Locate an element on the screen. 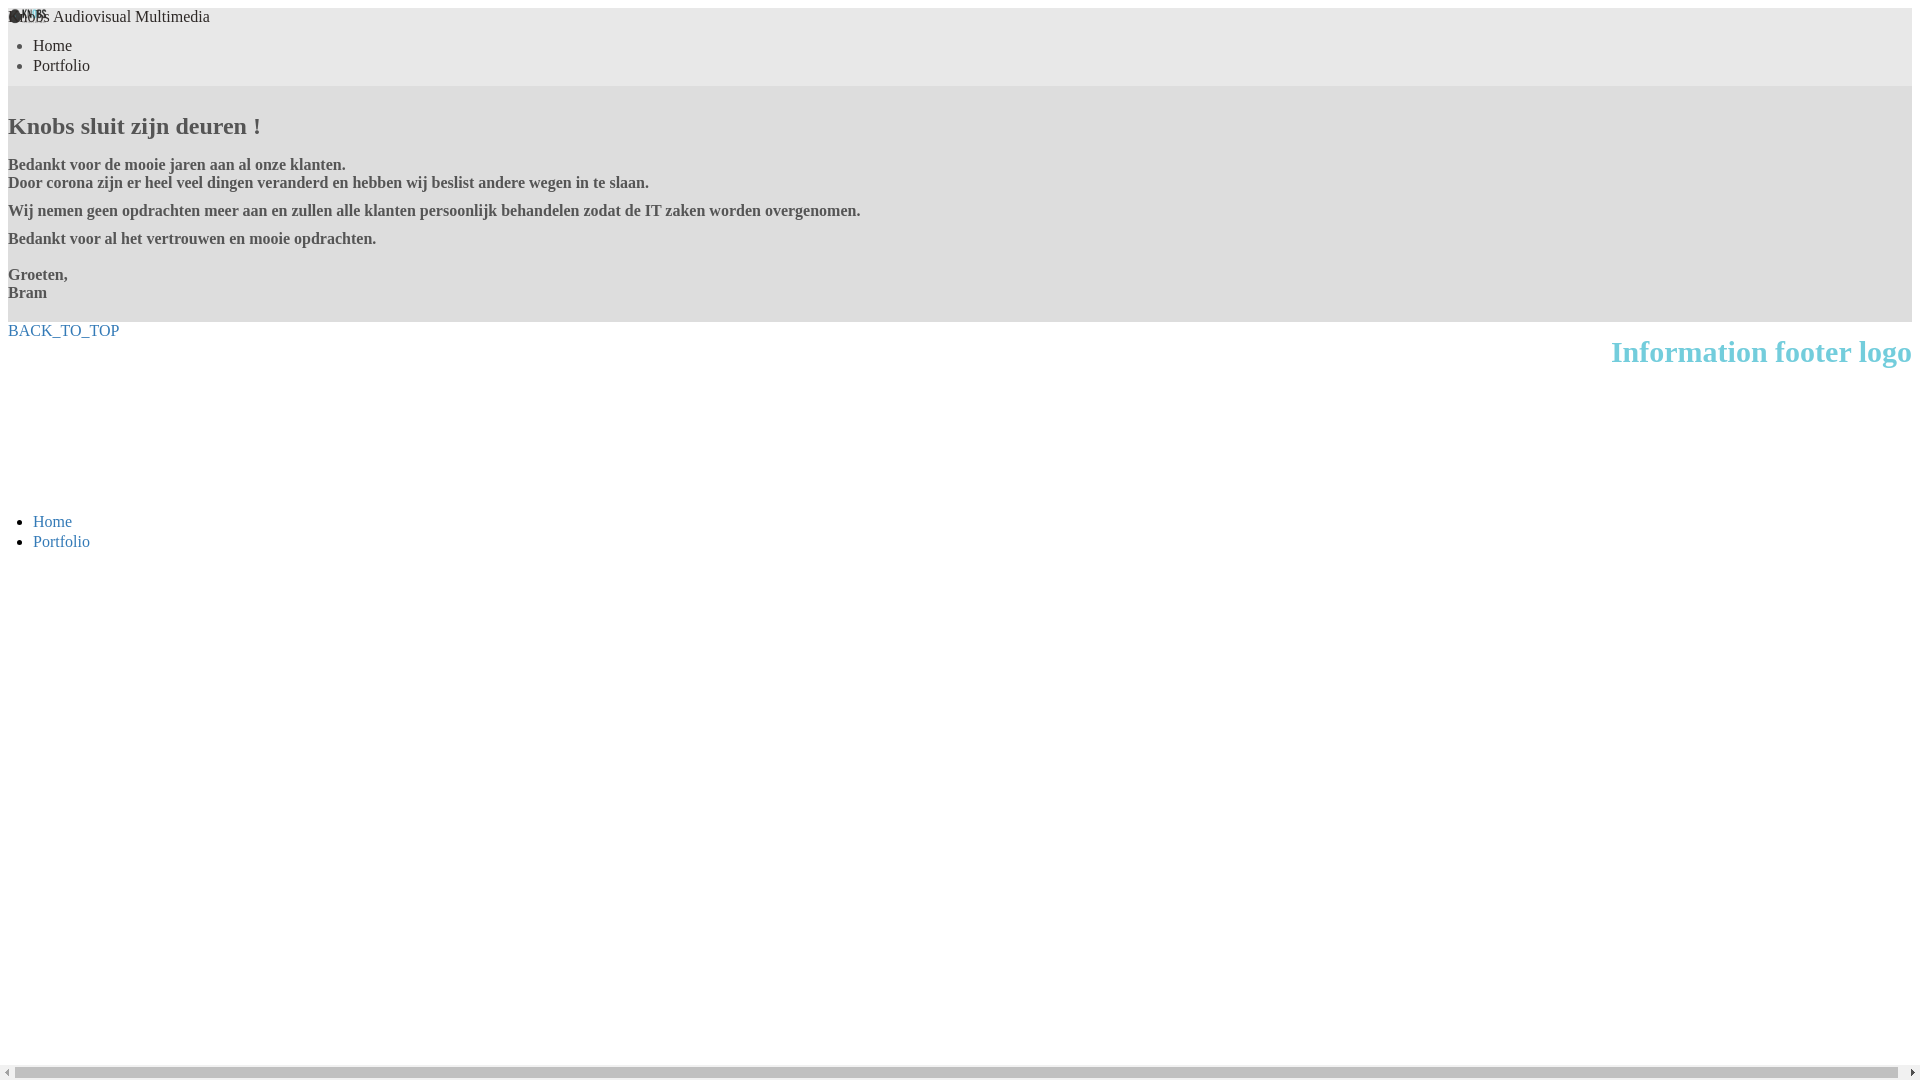 The image size is (1920, 1080). 'Portfolio' is located at coordinates (33, 64).